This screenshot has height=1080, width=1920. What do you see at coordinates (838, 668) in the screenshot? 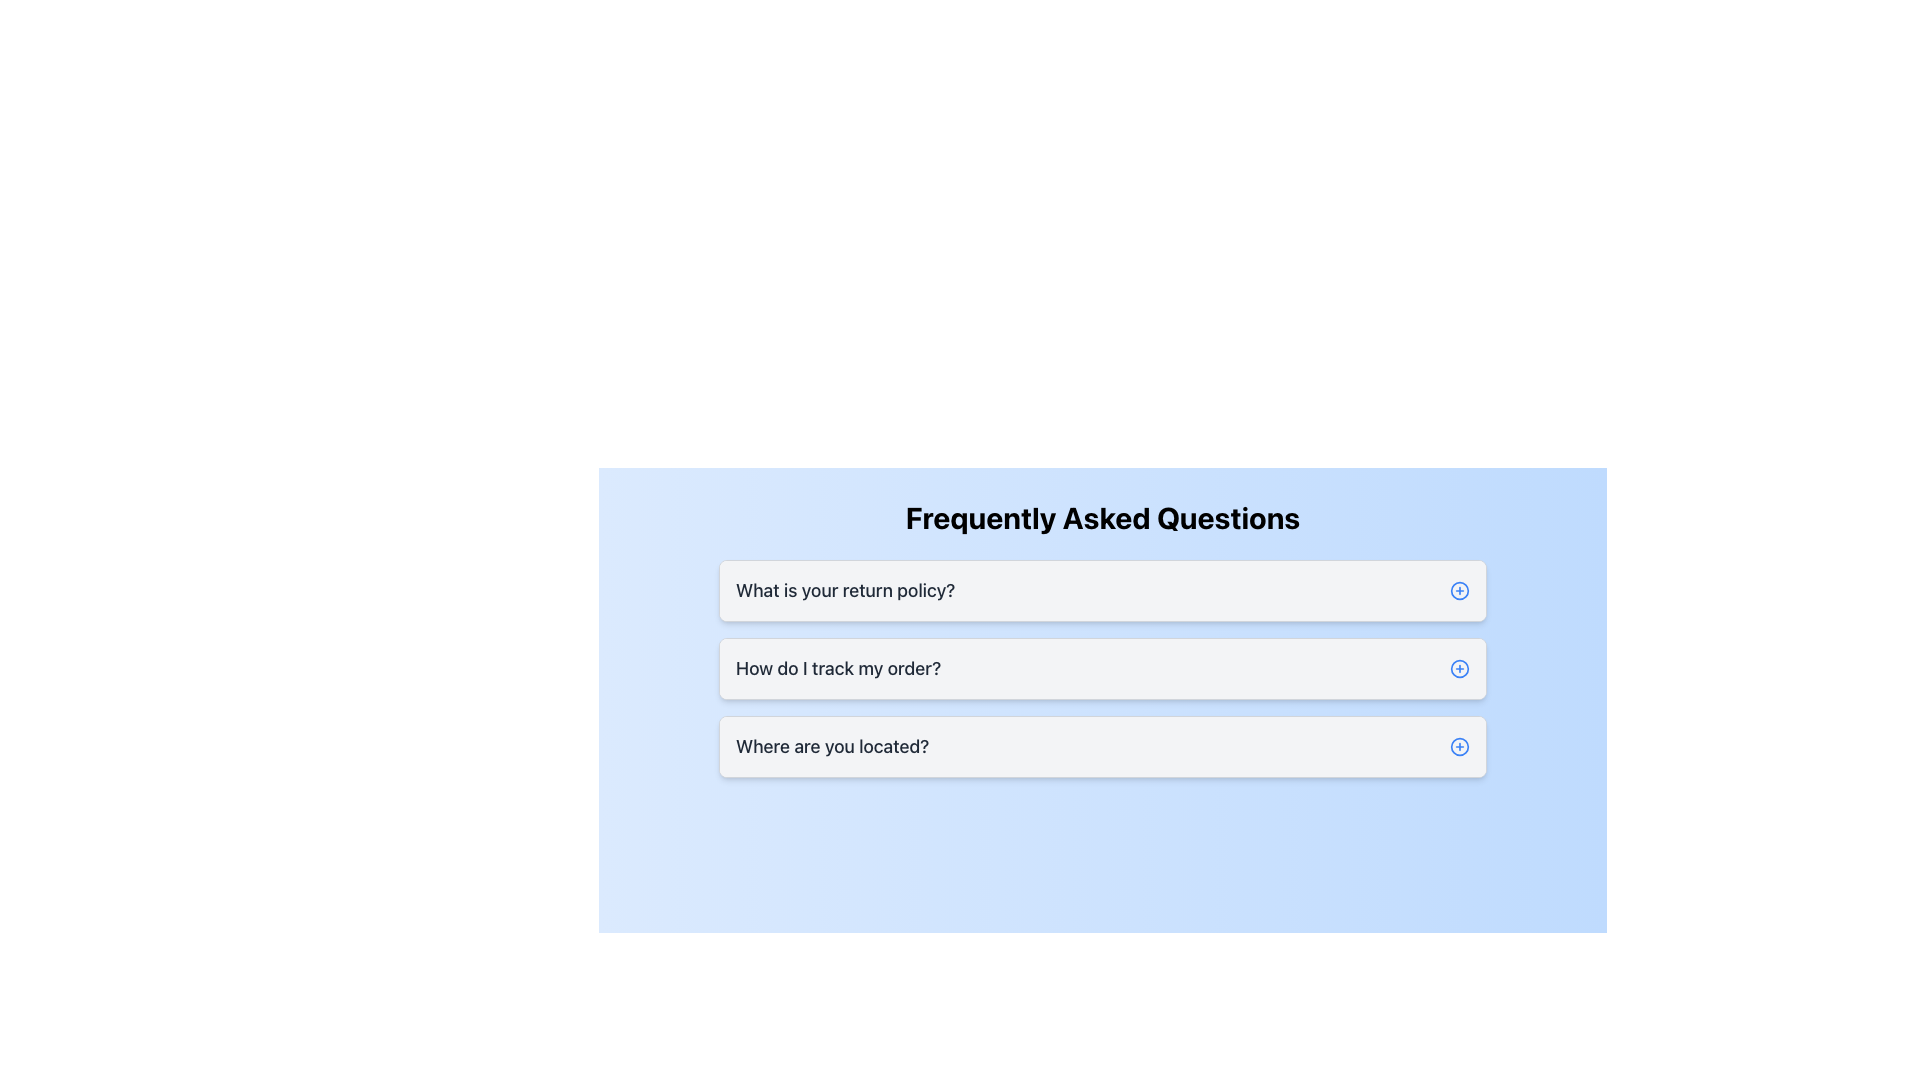
I see `the text label that serves as a heading for a specific question in the FAQ layout, positioned as the central text in the second item of the vertical list` at bounding box center [838, 668].